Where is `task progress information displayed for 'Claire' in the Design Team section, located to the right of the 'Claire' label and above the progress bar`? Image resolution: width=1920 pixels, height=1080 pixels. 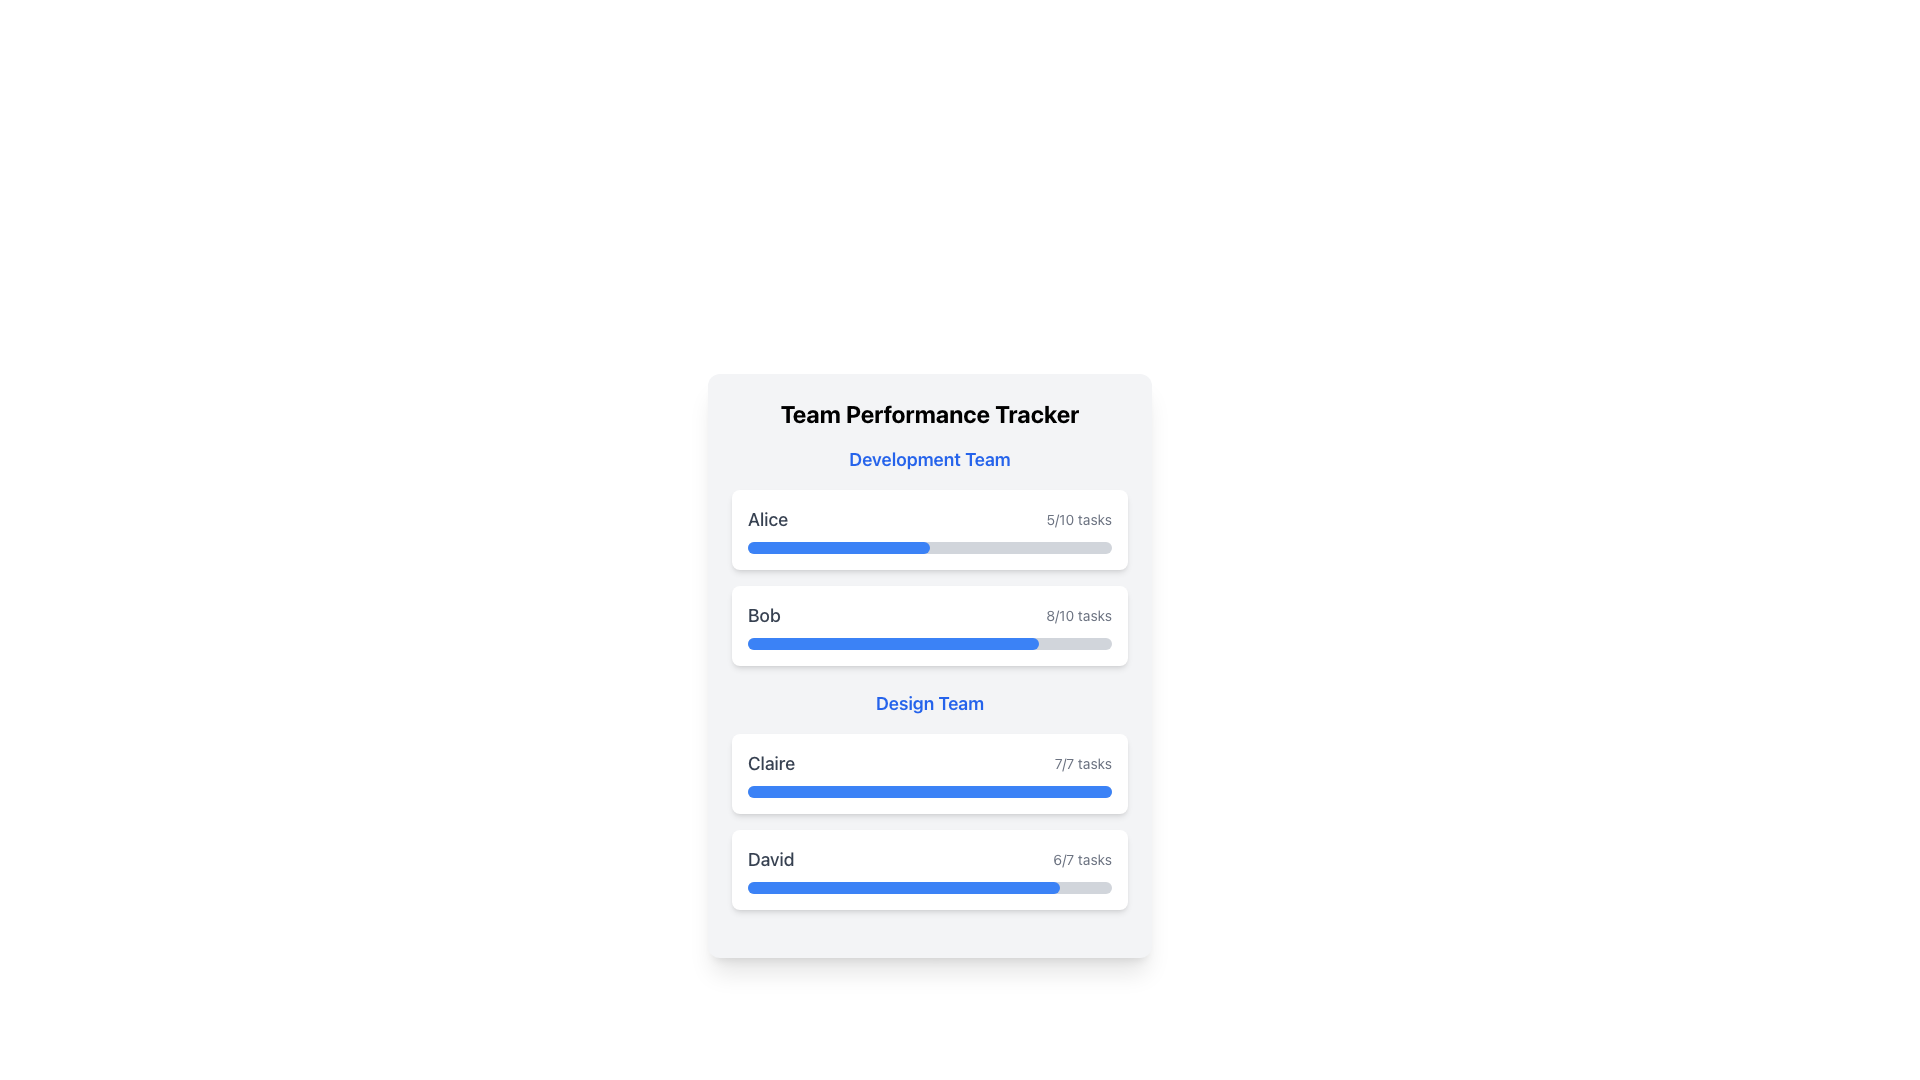
task progress information displayed for 'Claire' in the Design Team section, located to the right of the 'Claire' label and above the progress bar is located at coordinates (1082, 763).